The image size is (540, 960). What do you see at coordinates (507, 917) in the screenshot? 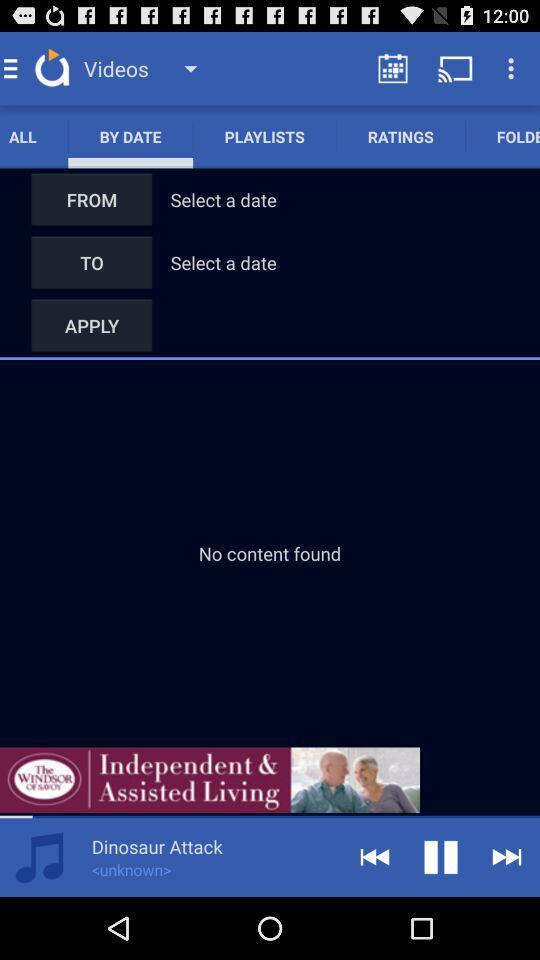
I see `the skip_next icon` at bounding box center [507, 917].